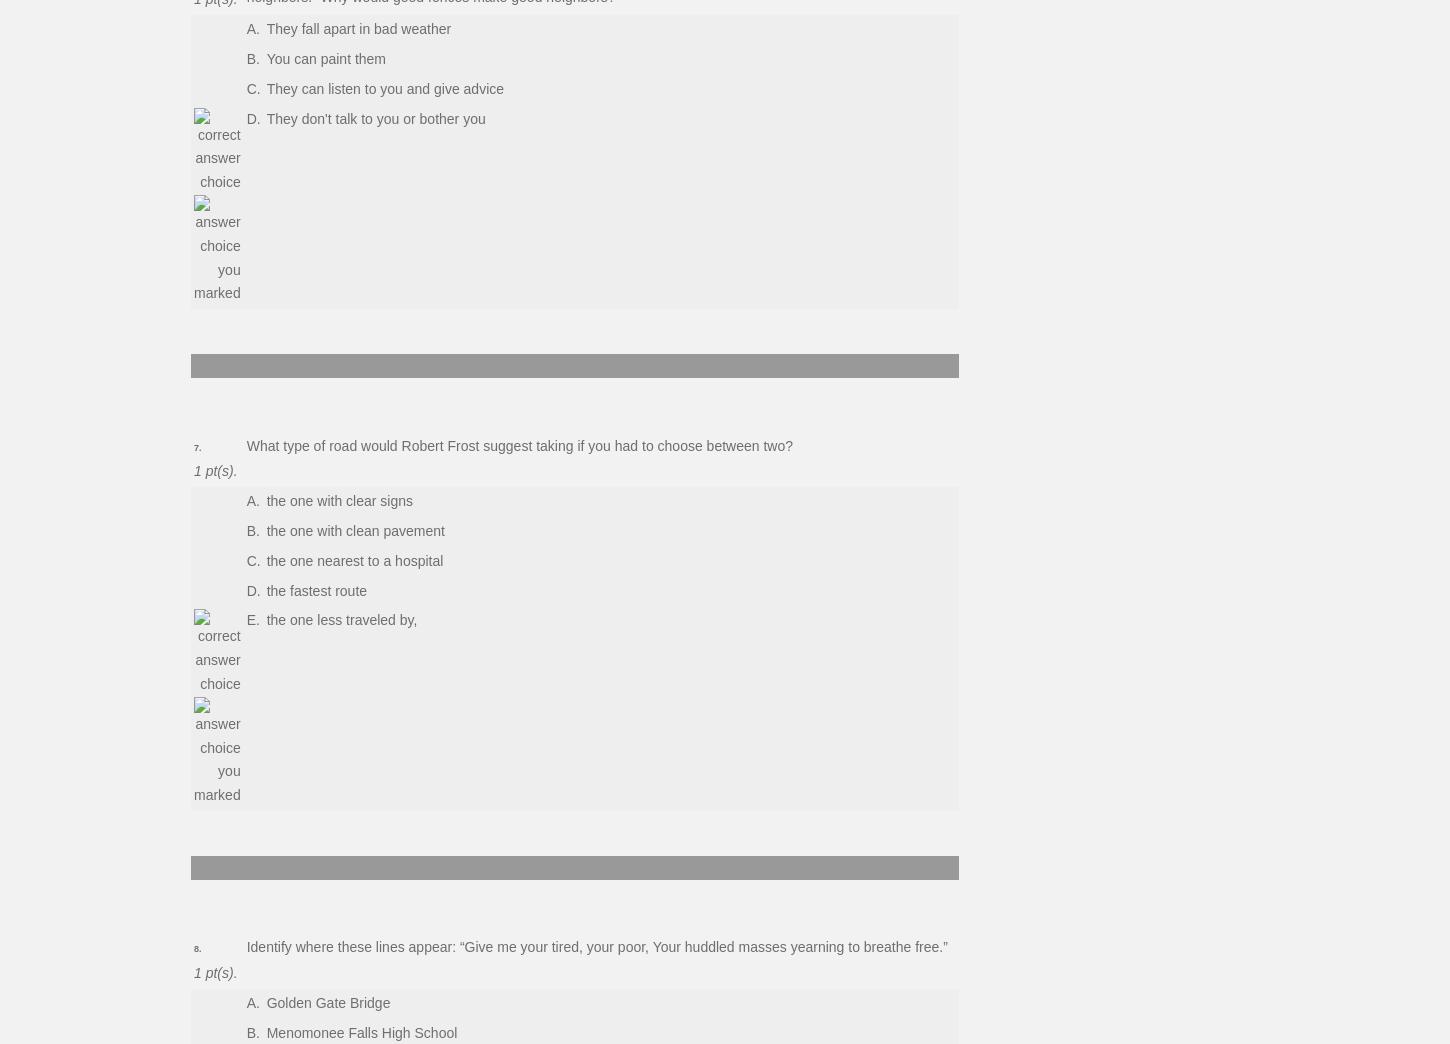 This screenshot has width=1450, height=1044. Describe the element at coordinates (374, 117) in the screenshot. I see `'They don't talk to you or bother you'` at that location.